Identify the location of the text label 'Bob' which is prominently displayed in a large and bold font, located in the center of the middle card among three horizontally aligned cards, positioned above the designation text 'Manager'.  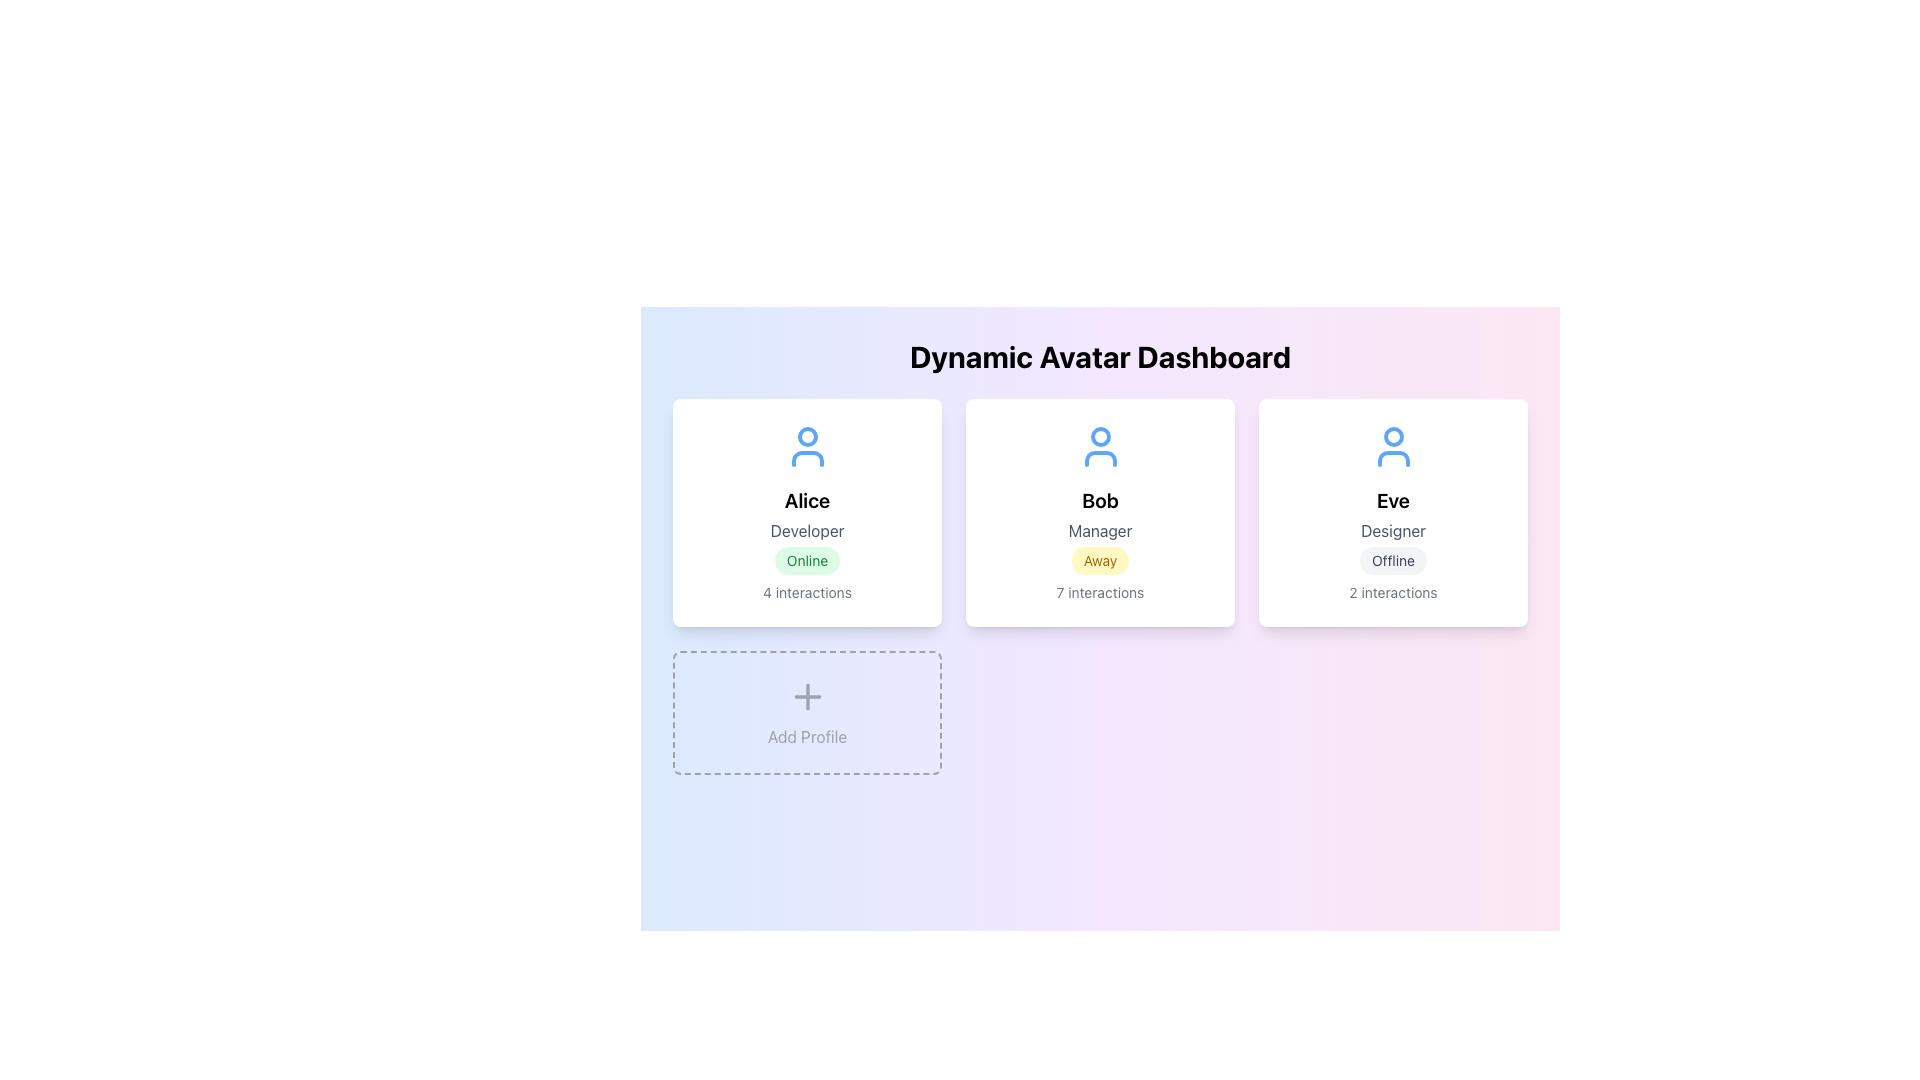
(1099, 500).